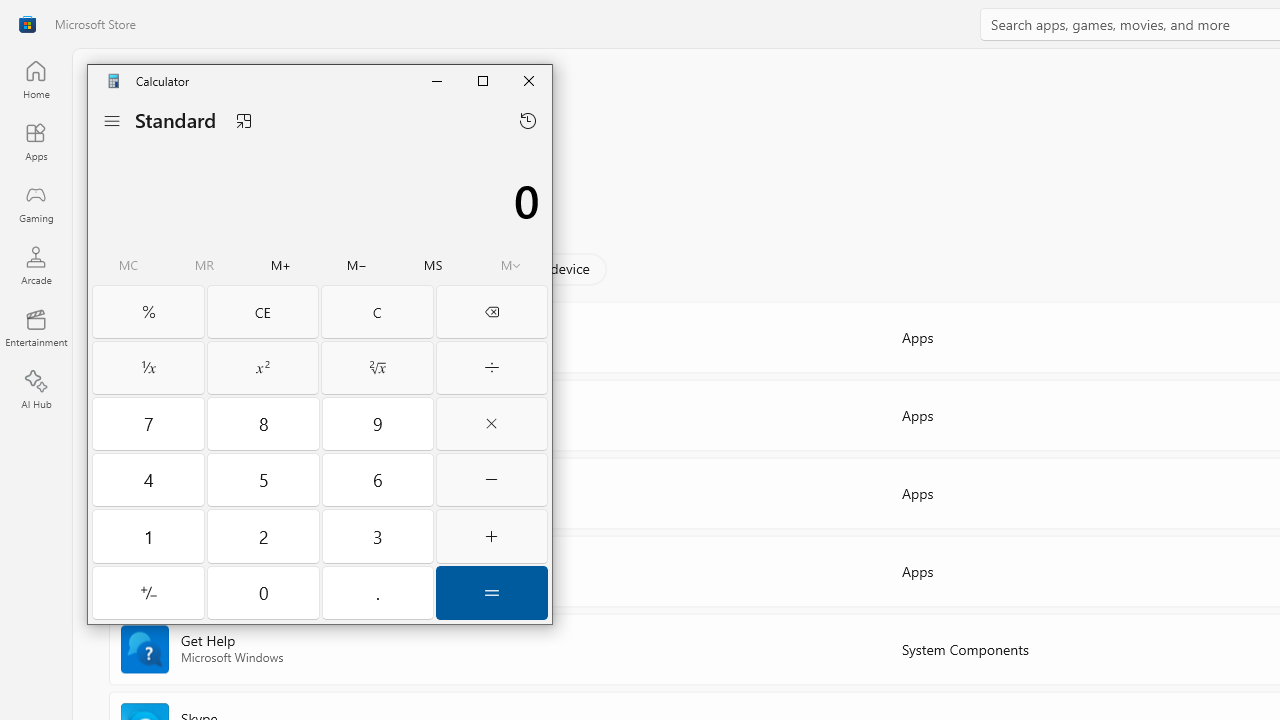  What do you see at coordinates (492, 422) in the screenshot?
I see `'Multiply by'` at bounding box center [492, 422].